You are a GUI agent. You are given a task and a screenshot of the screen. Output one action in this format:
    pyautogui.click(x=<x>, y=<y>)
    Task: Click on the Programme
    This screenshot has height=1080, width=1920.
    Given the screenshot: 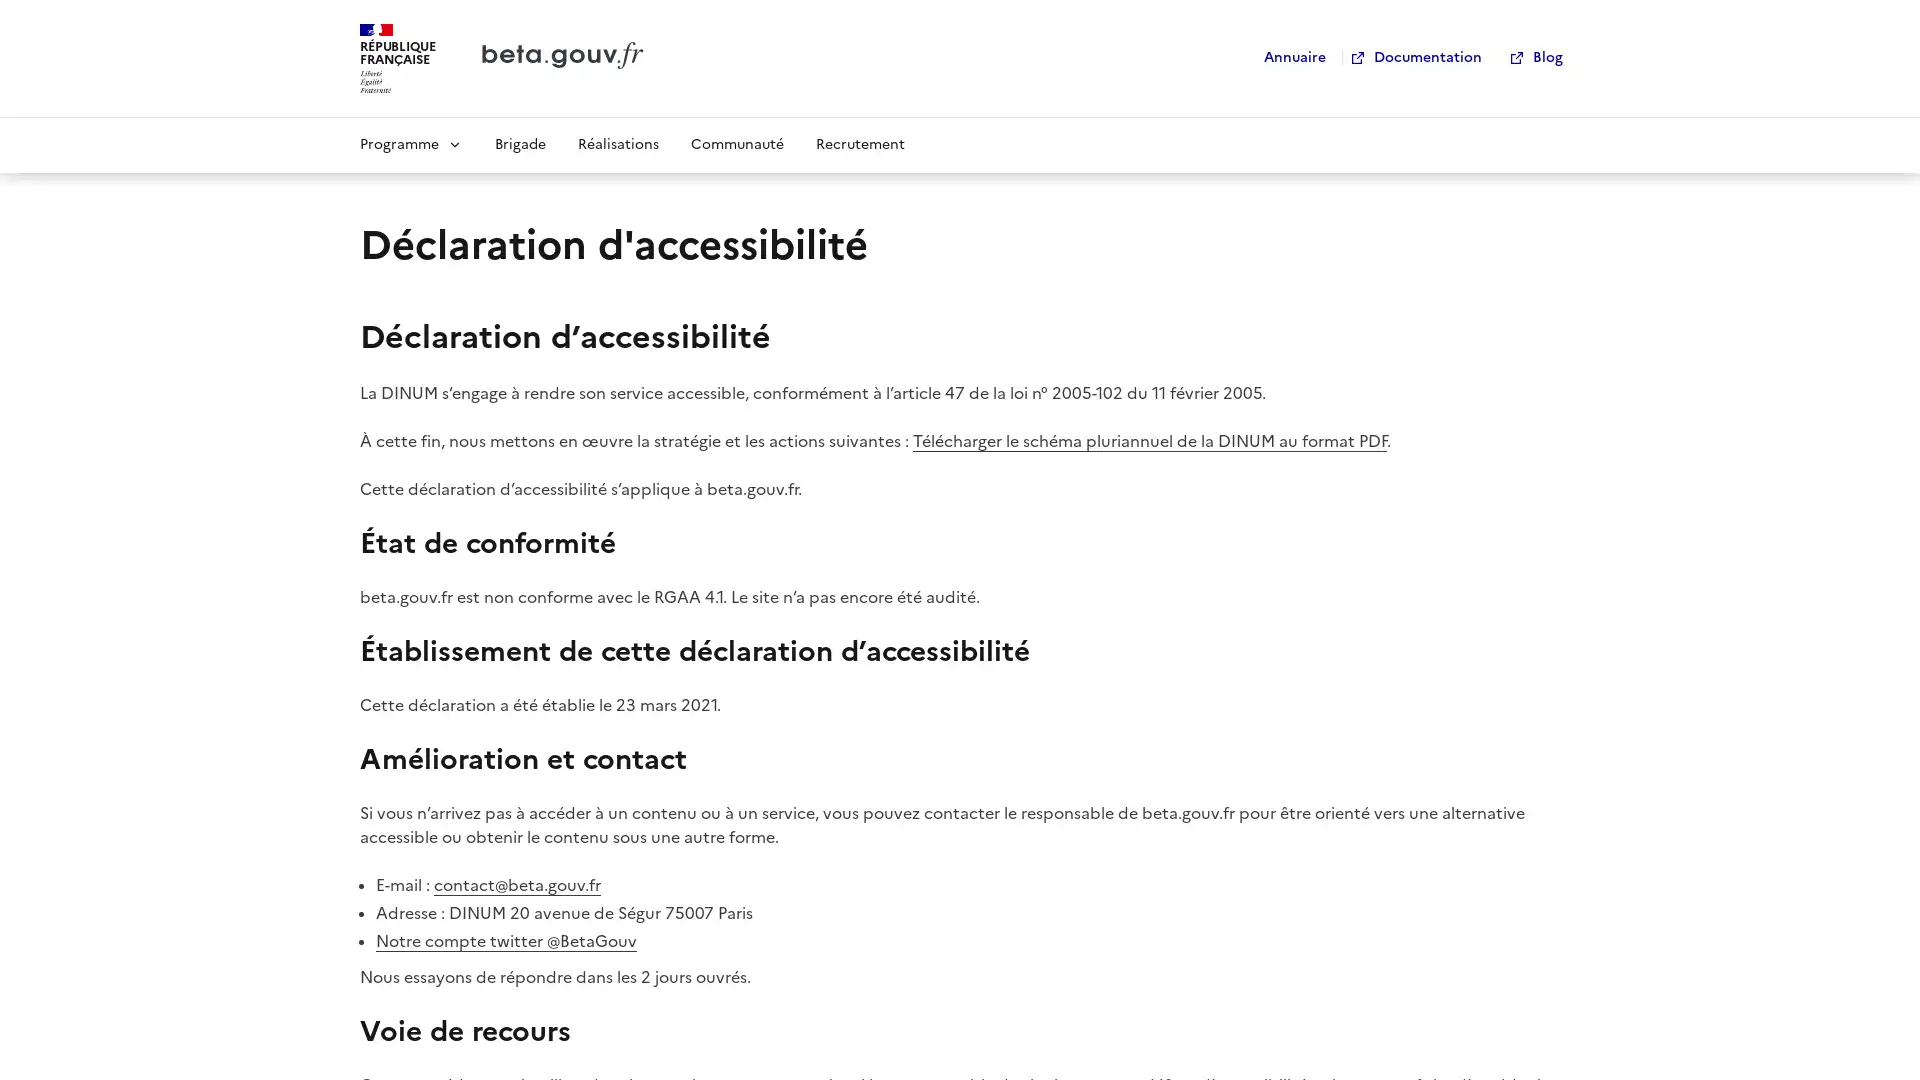 What is the action you would take?
    pyautogui.click(x=410, y=142)
    